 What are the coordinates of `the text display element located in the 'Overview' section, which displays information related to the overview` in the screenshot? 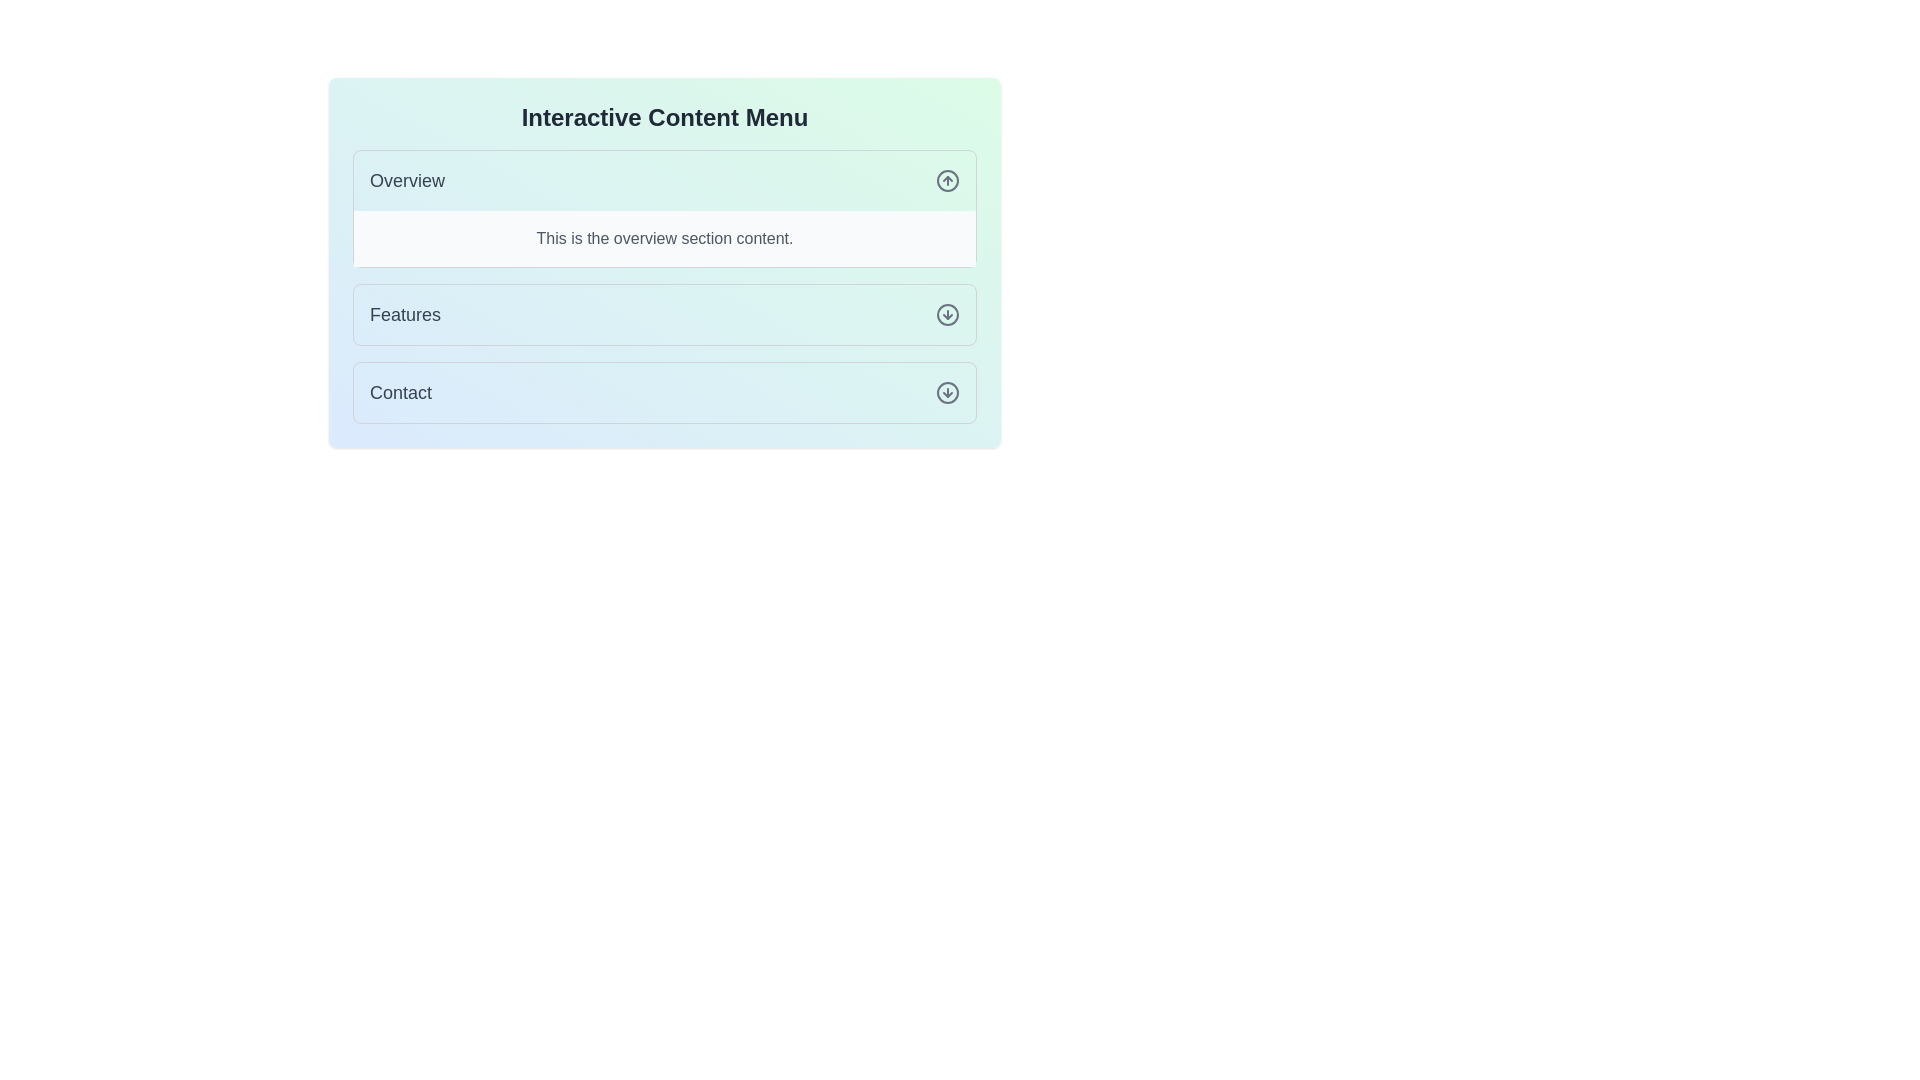 It's located at (665, 238).